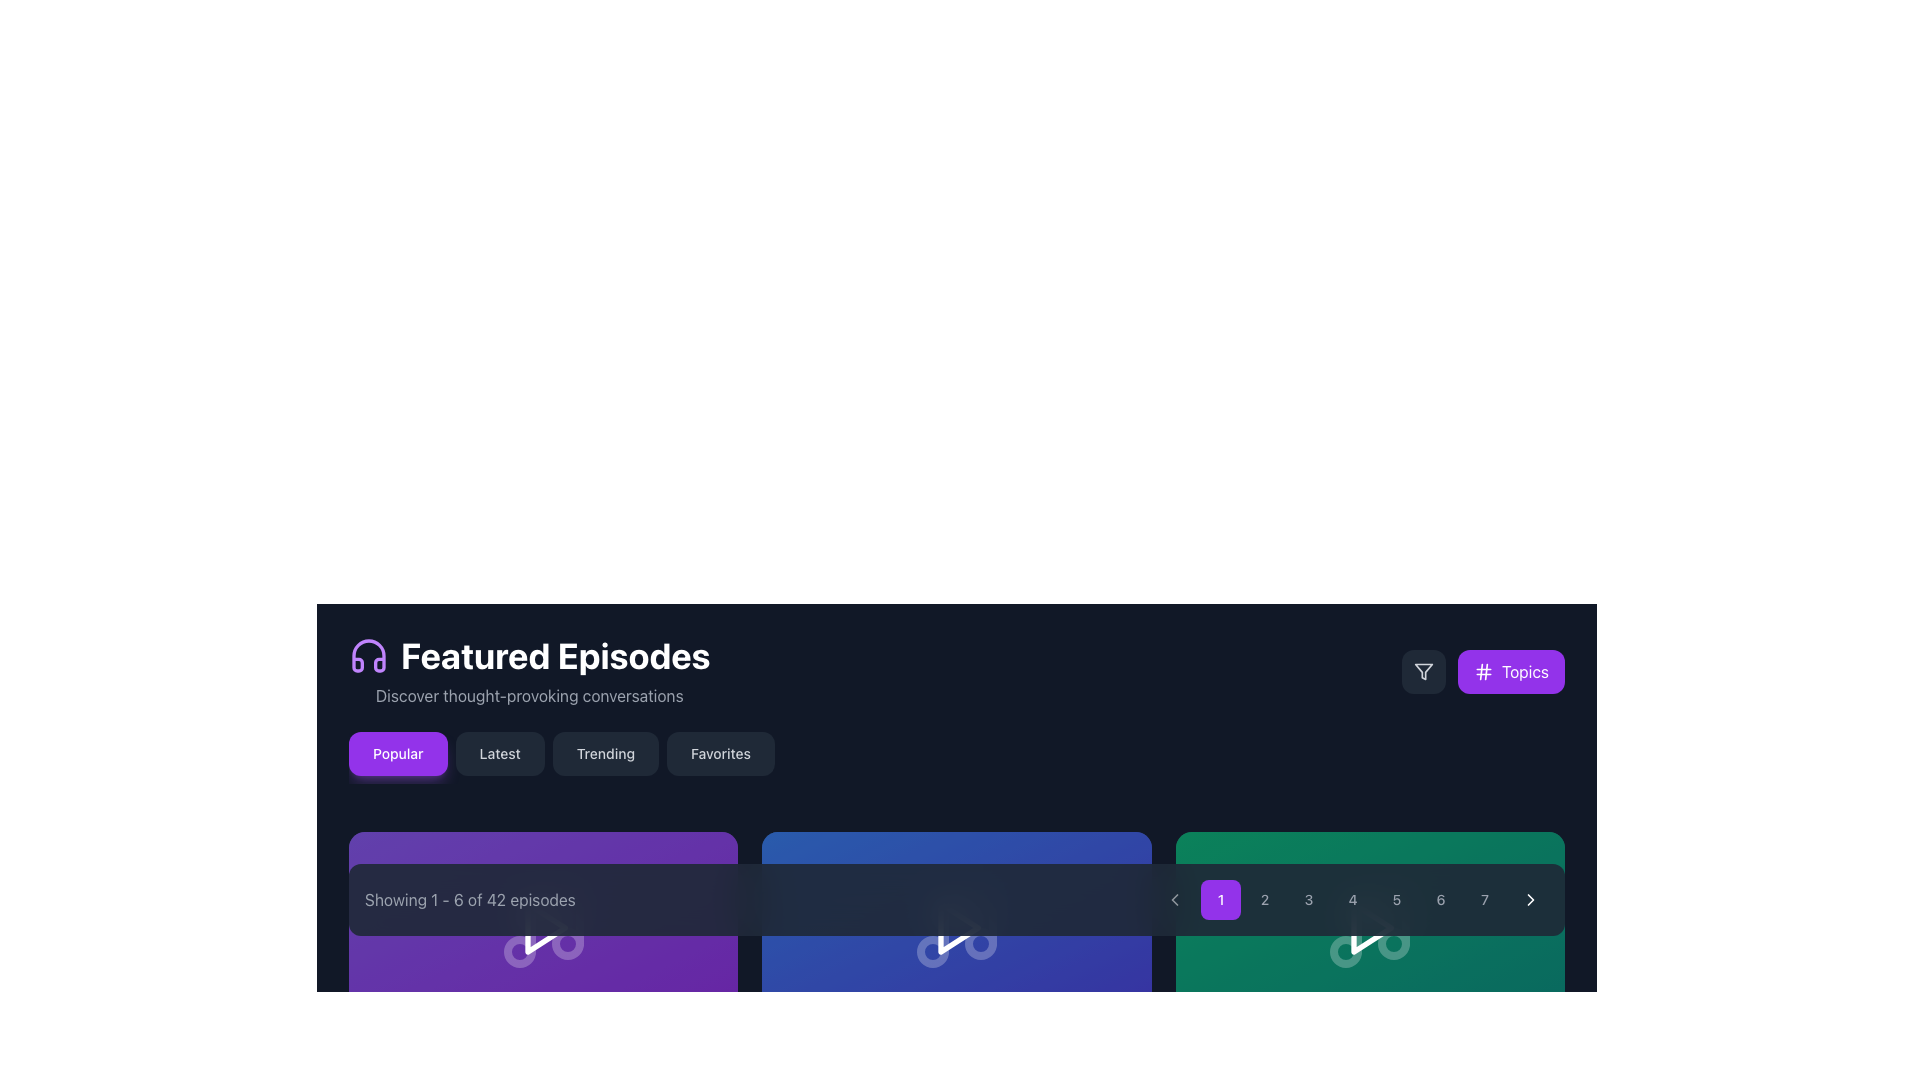 The width and height of the screenshot is (1920, 1080). What do you see at coordinates (529, 694) in the screenshot?
I see `descriptive text label located below the 'Featured Episodes' heading and to the right of the headphone icon for additional details` at bounding box center [529, 694].